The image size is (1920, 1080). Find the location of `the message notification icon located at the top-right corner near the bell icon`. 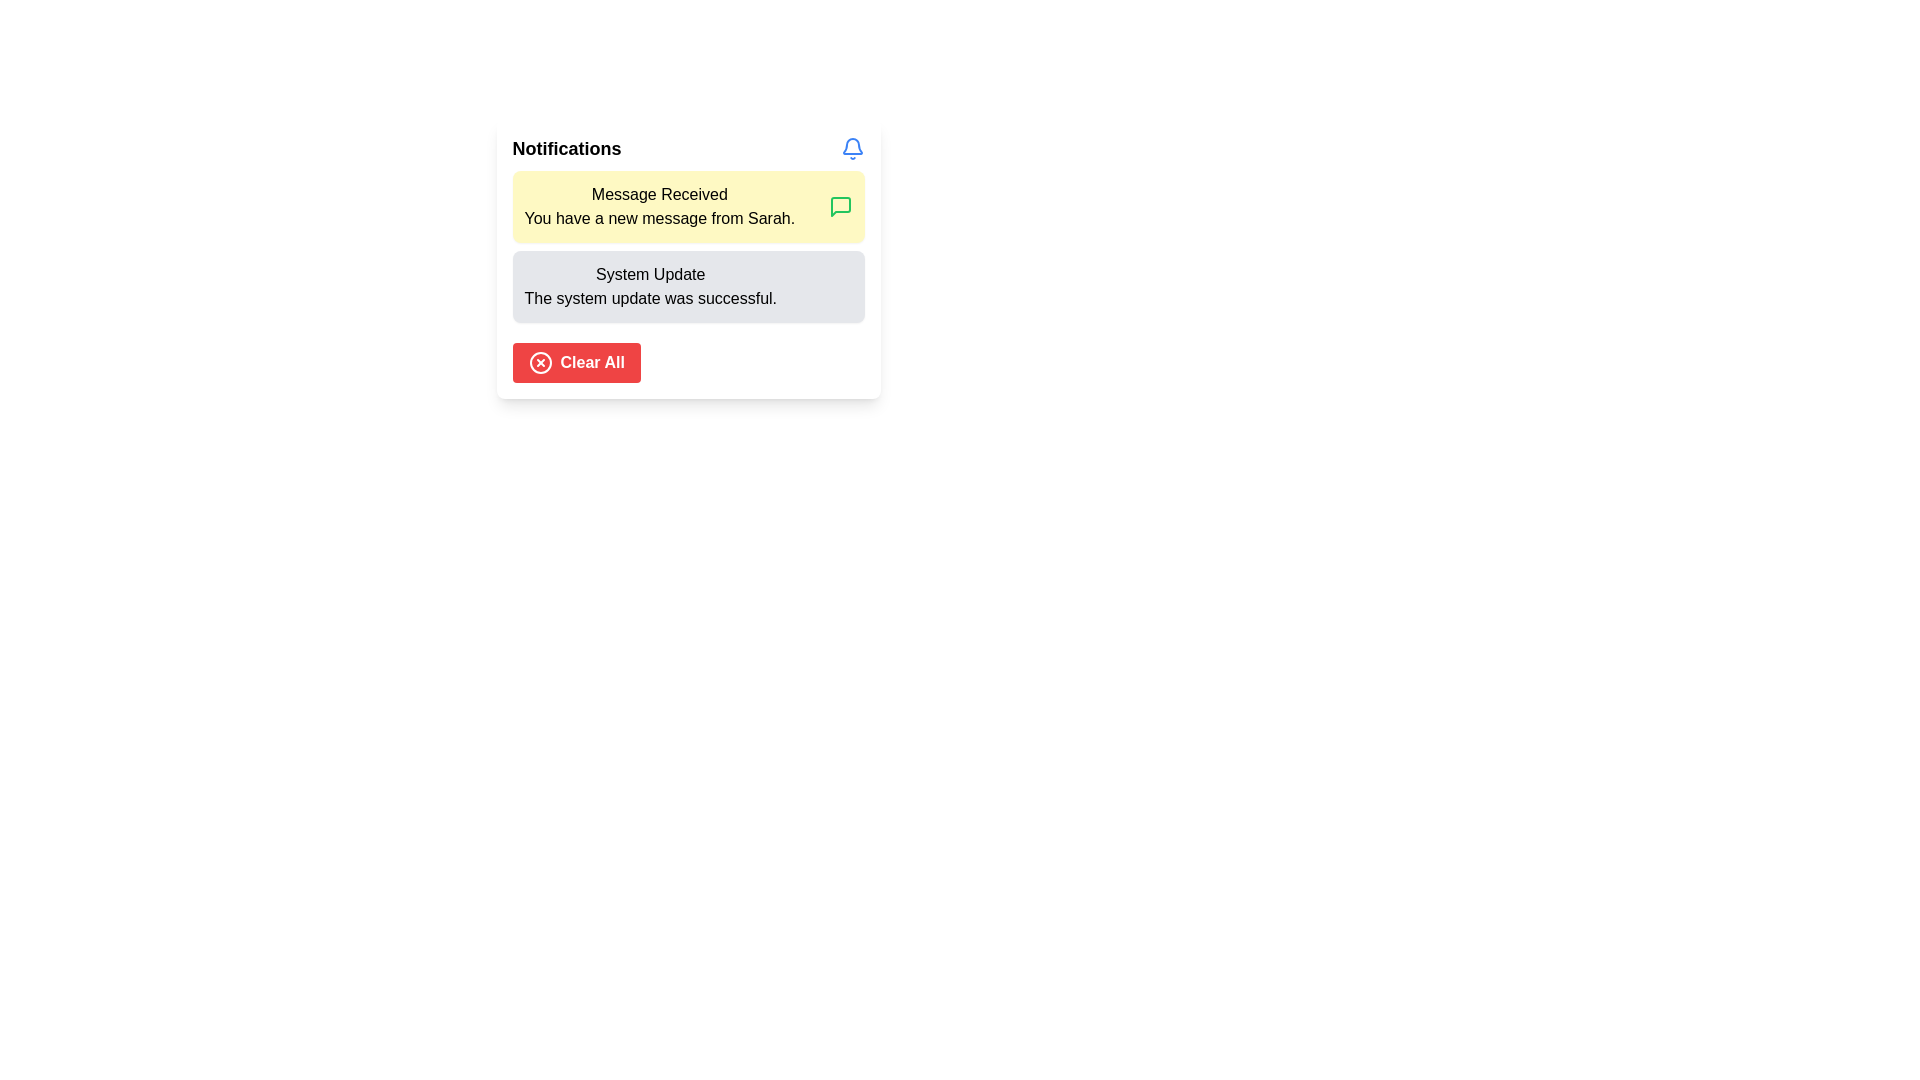

the message notification icon located at the top-right corner near the bell icon is located at coordinates (840, 207).